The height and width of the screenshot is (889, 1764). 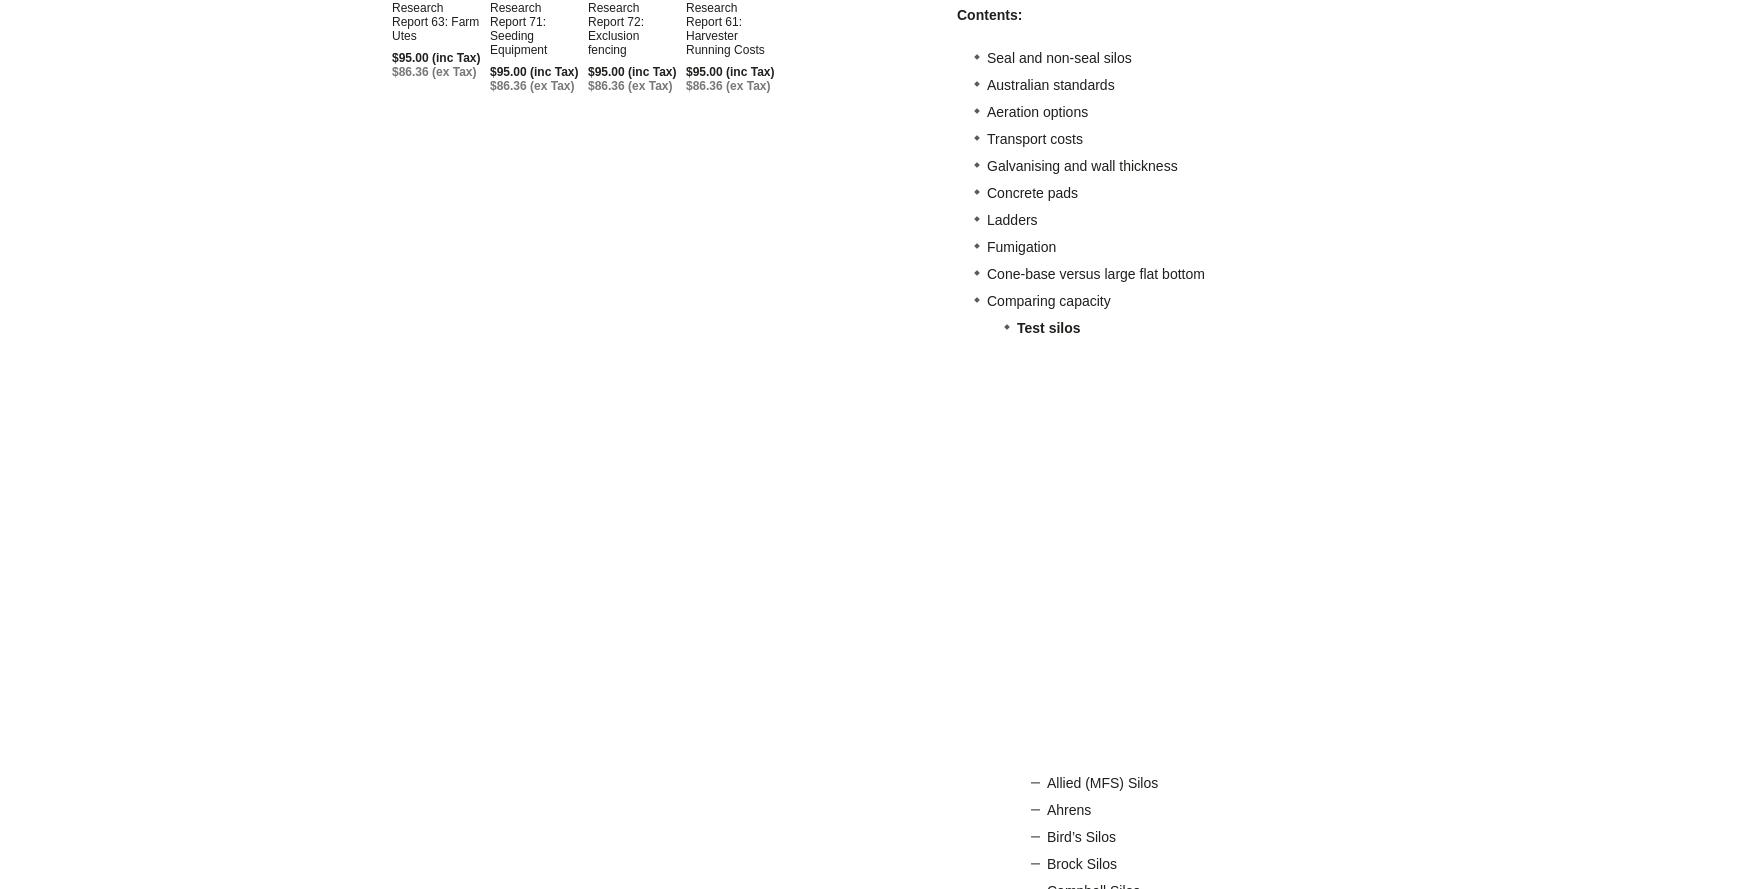 What do you see at coordinates (1082, 863) in the screenshot?
I see `'Brock Silos'` at bounding box center [1082, 863].